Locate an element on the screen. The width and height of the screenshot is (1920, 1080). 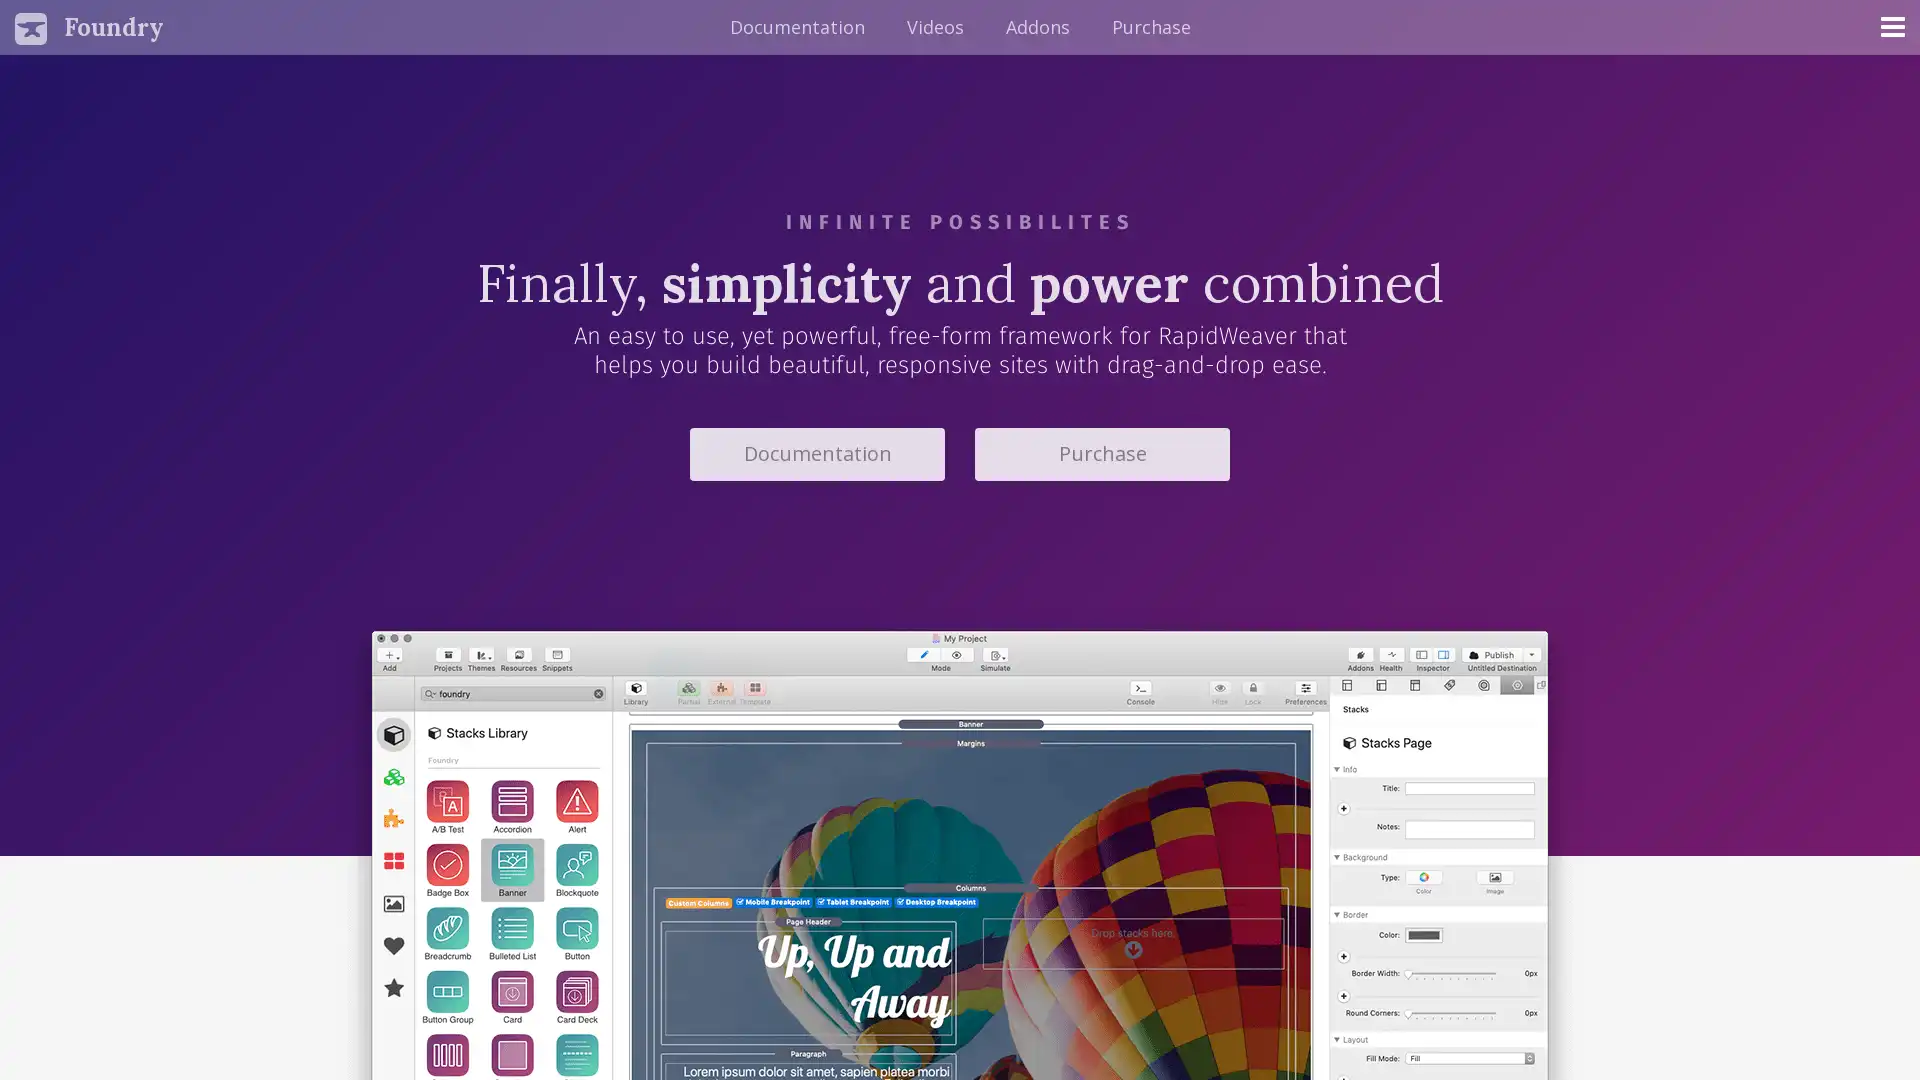
Purchase is located at coordinates (1101, 453).